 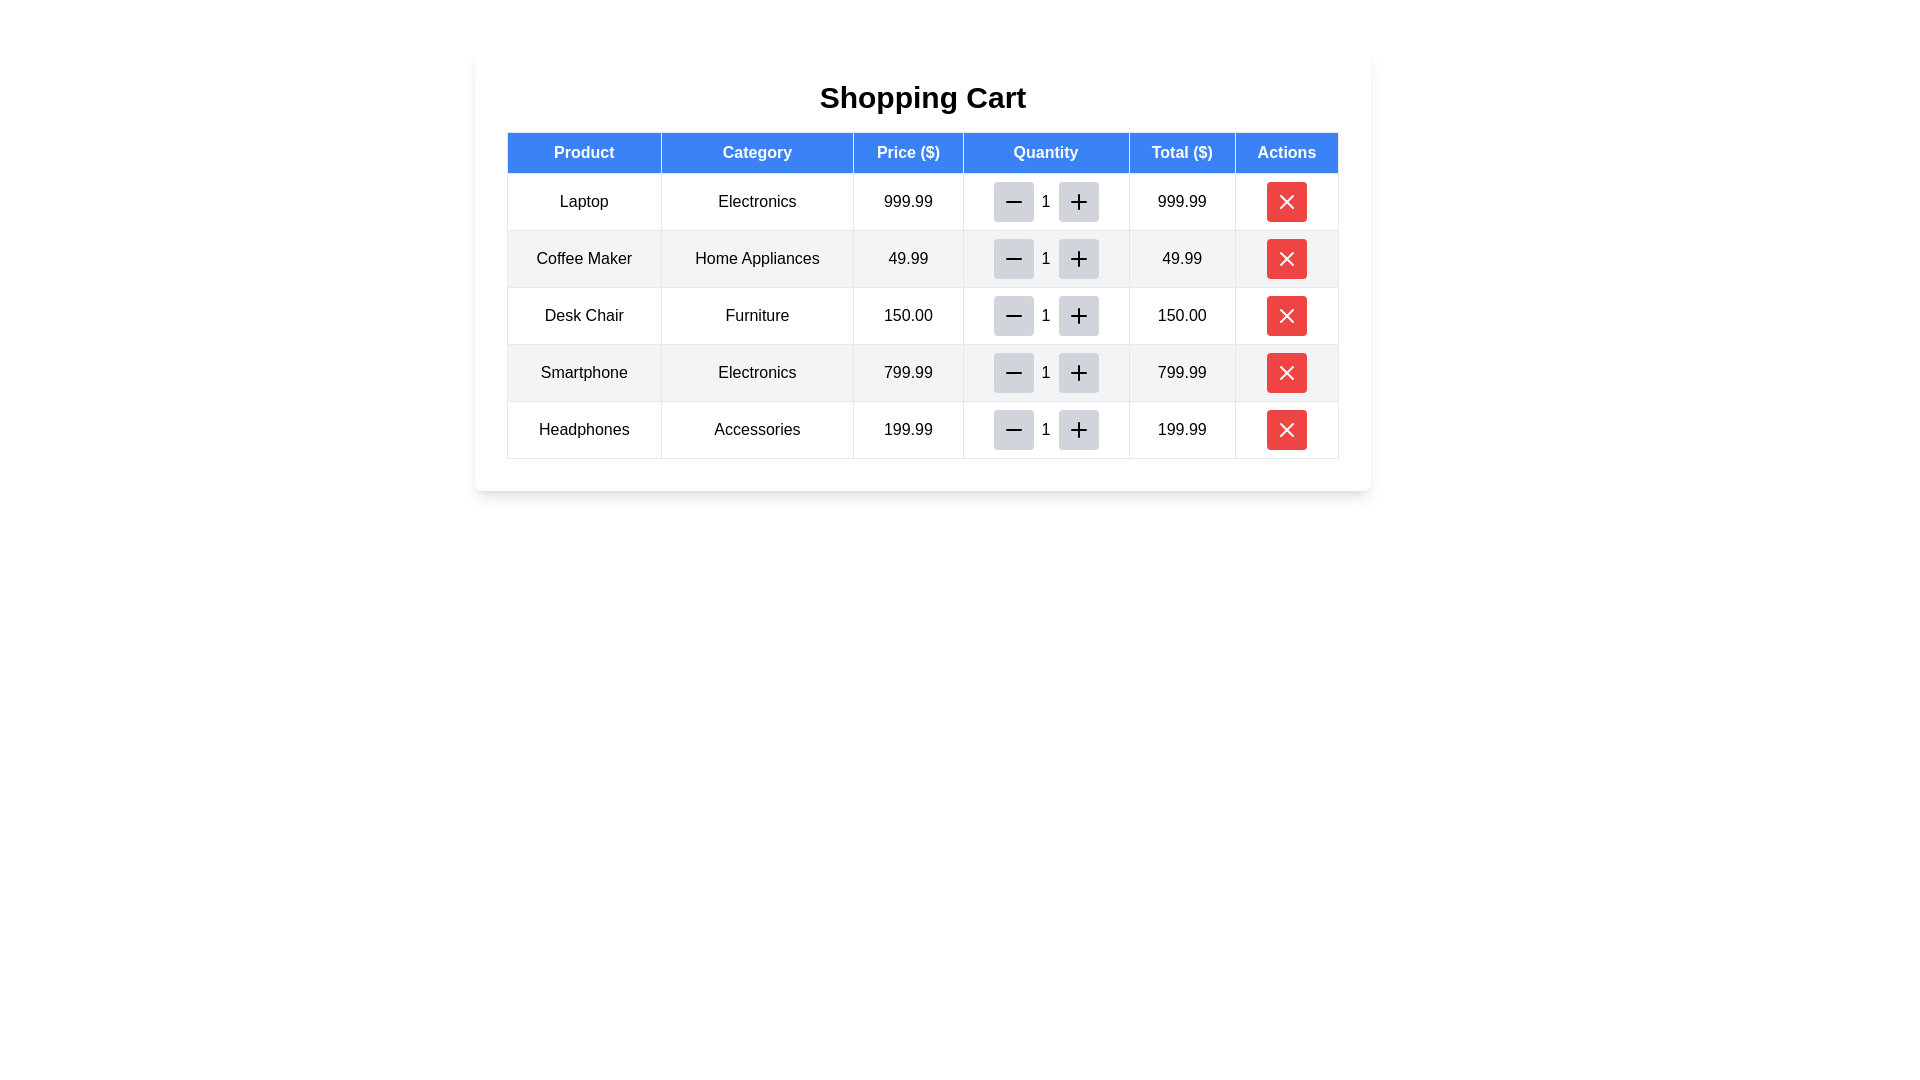 What do you see at coordinates (1182, 201) in the screenshot?
I see `the Text Label displaying the calculated total price for the item in the shopping cart, located in the 'Total ($)' column of the table` at bounding box center [1182, 201].